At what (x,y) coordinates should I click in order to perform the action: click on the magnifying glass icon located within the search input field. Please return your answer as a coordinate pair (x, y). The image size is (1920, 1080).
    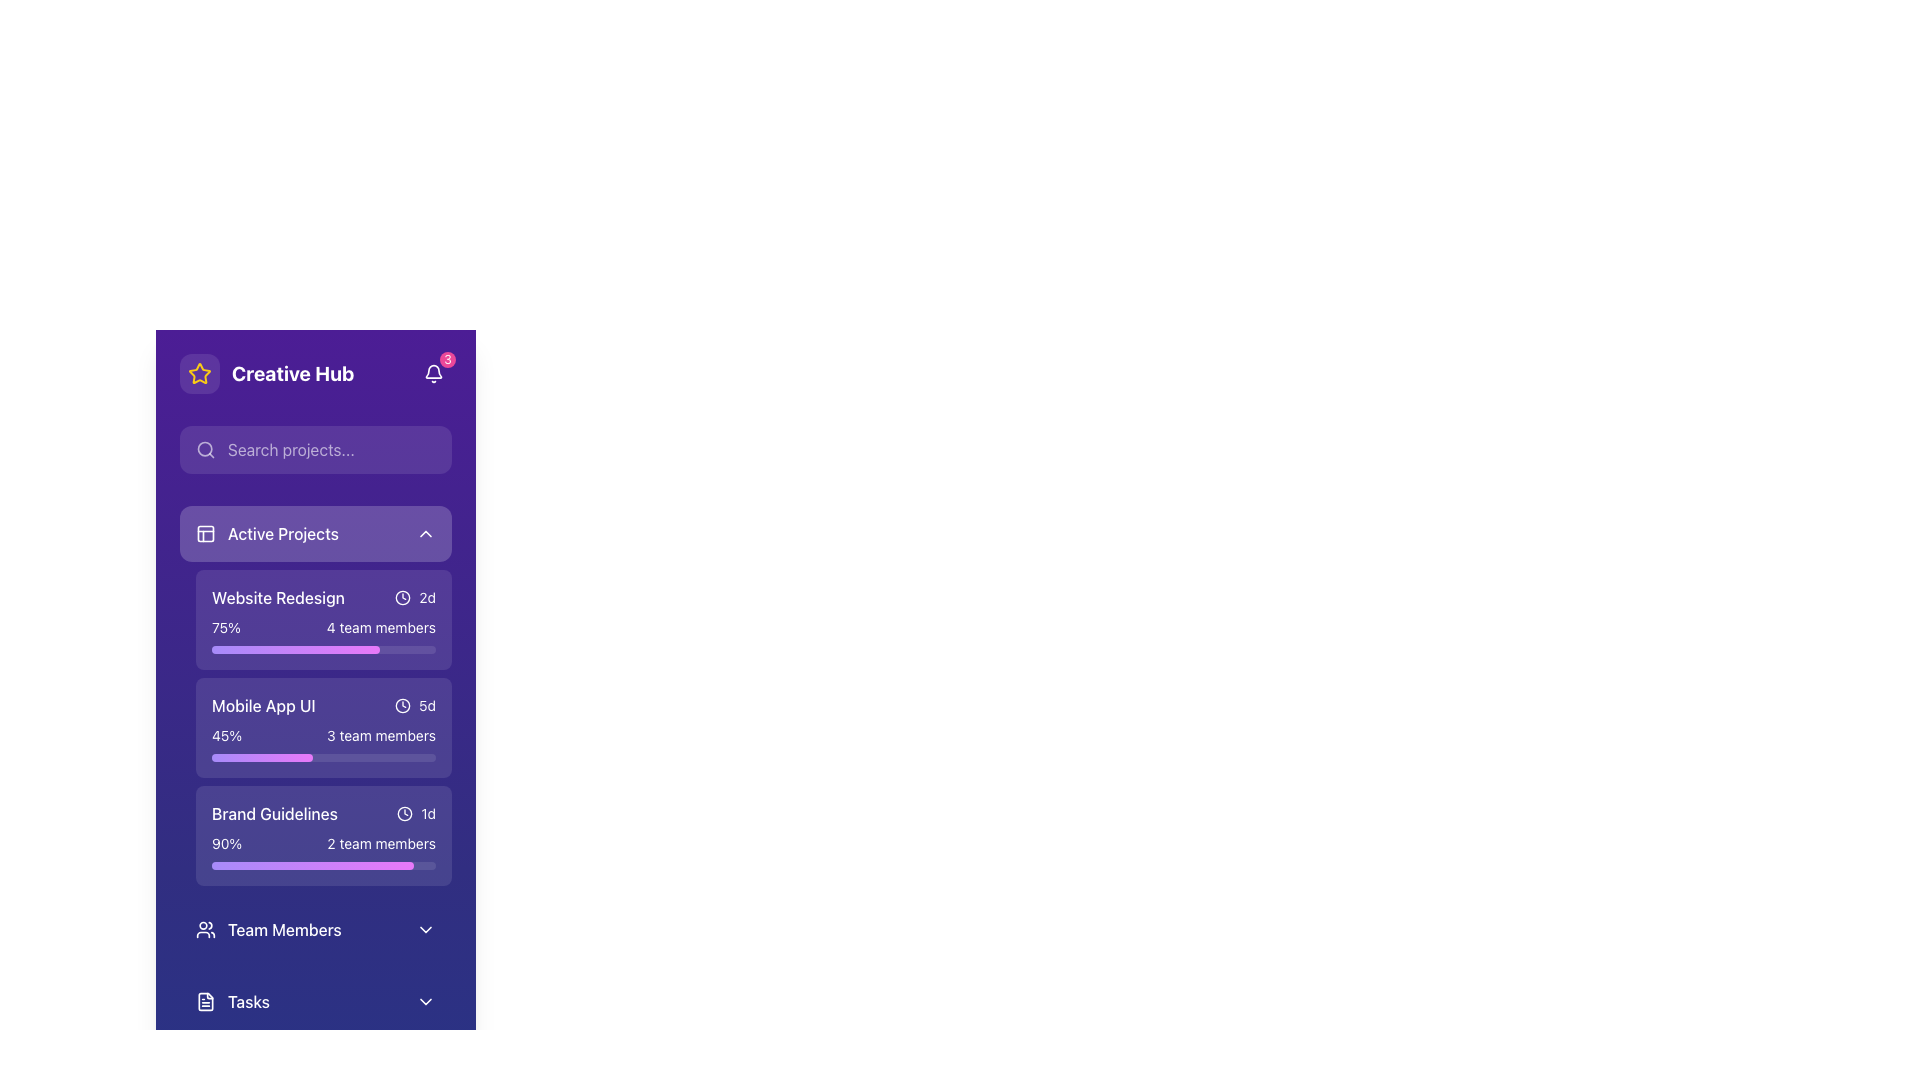
    Looking at the image, I should click on (206, 450).